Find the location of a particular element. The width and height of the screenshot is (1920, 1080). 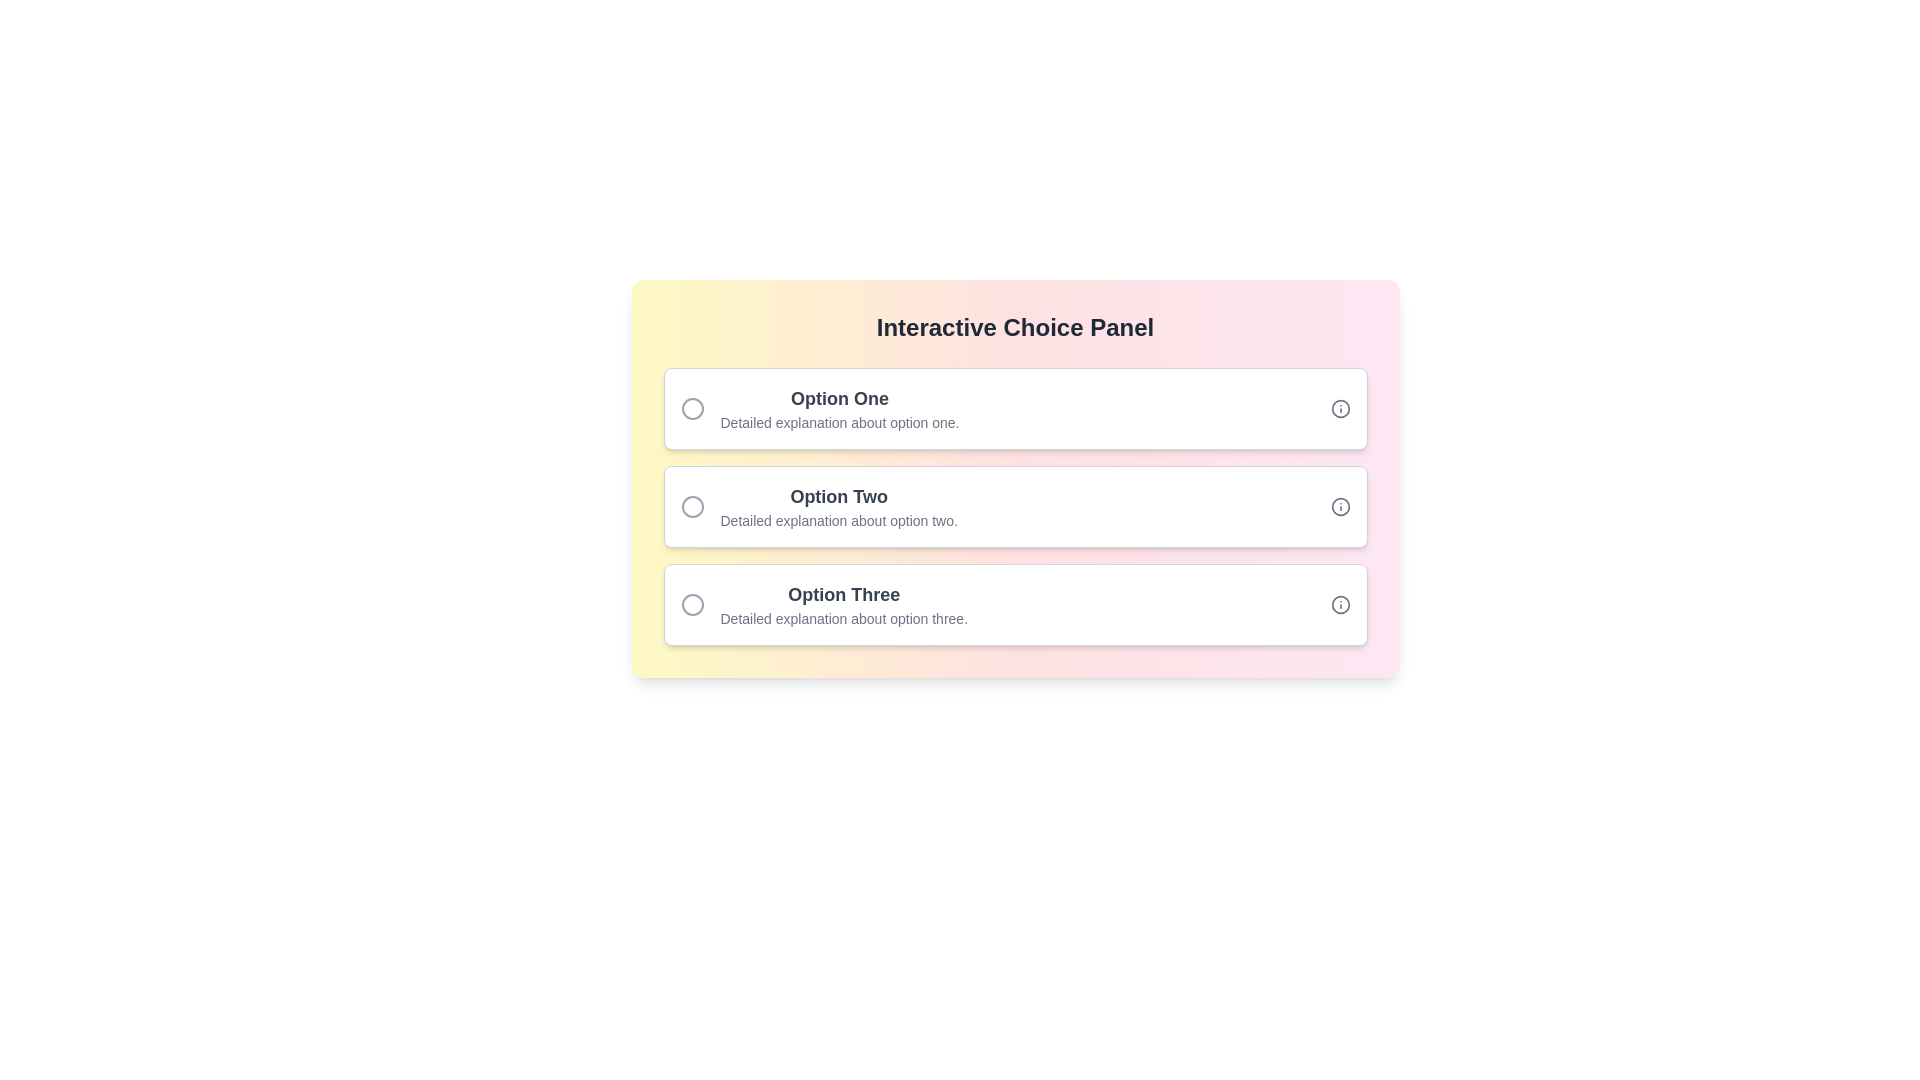

the small circular icon with an outlined question mark, located at the far-right end of the 'Option Three' panel to view context menu options is located at coordinates (1340, 604).